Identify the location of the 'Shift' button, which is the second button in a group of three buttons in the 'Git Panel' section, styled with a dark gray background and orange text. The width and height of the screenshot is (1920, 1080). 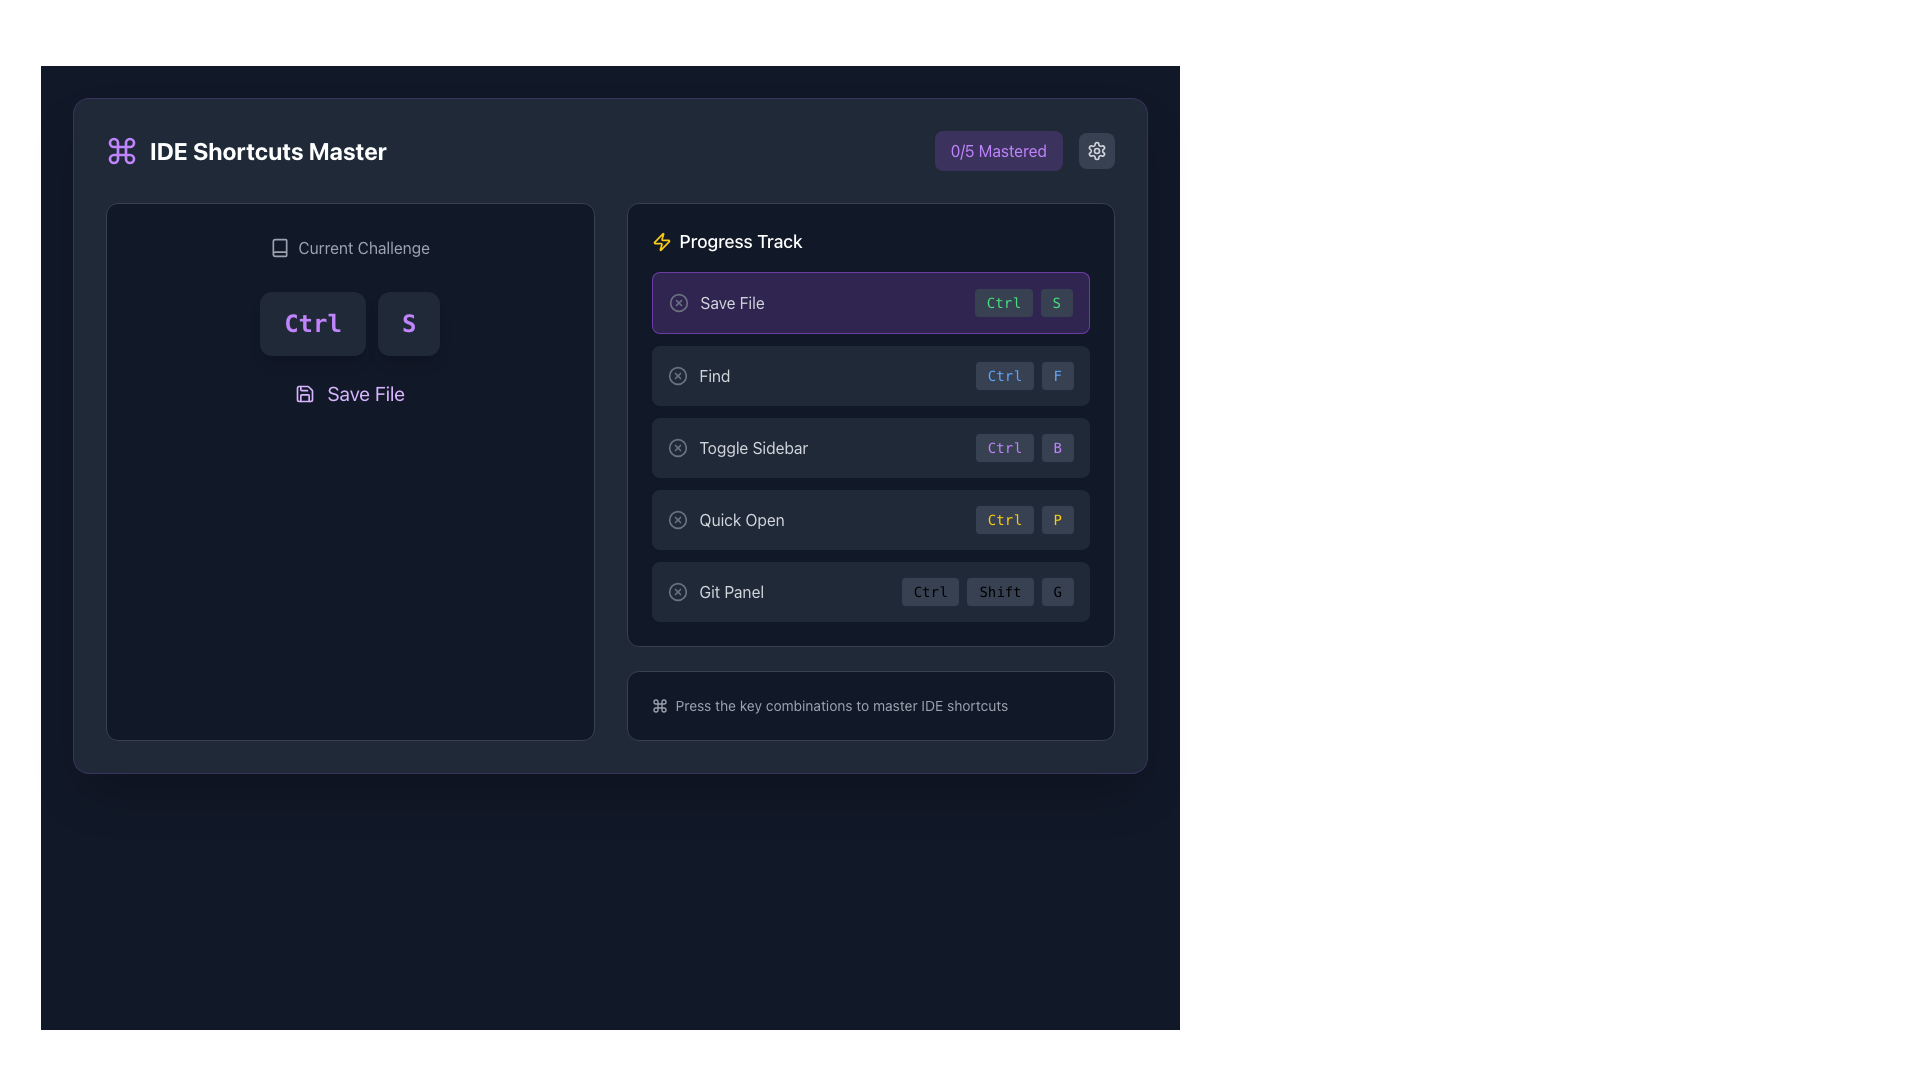
(1000, 590).